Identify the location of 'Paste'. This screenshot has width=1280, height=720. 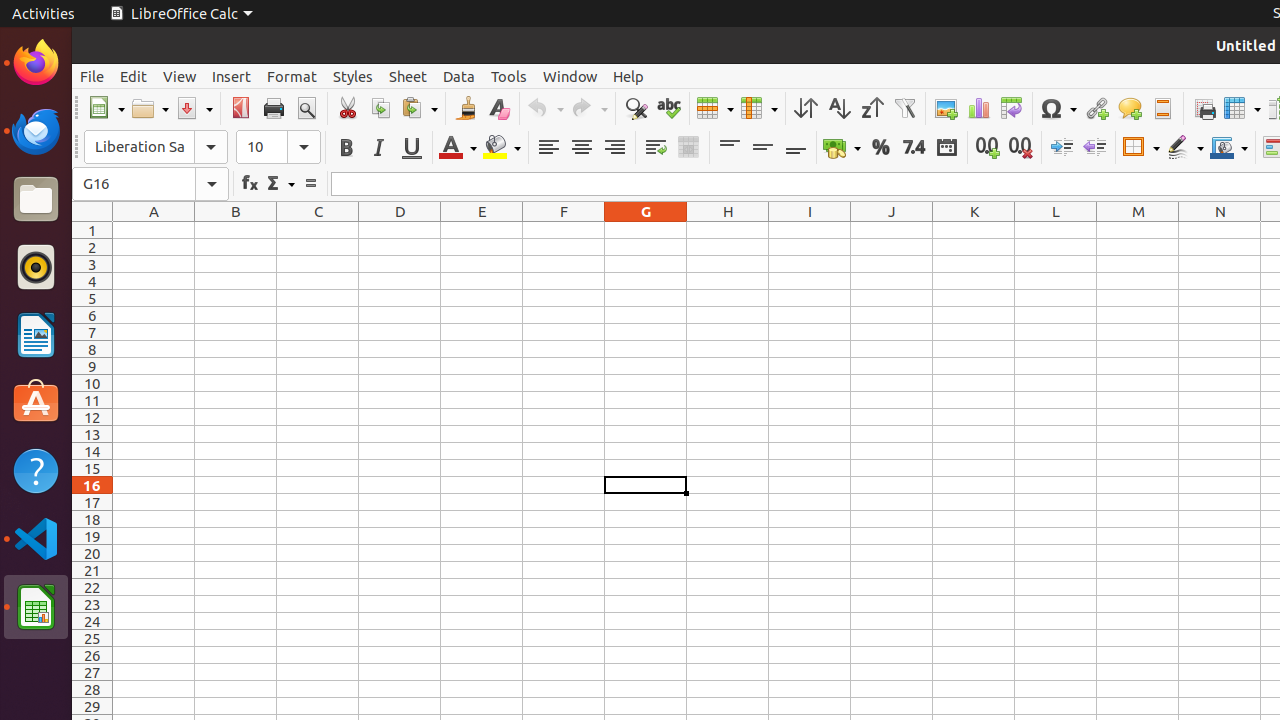
(417, 108).